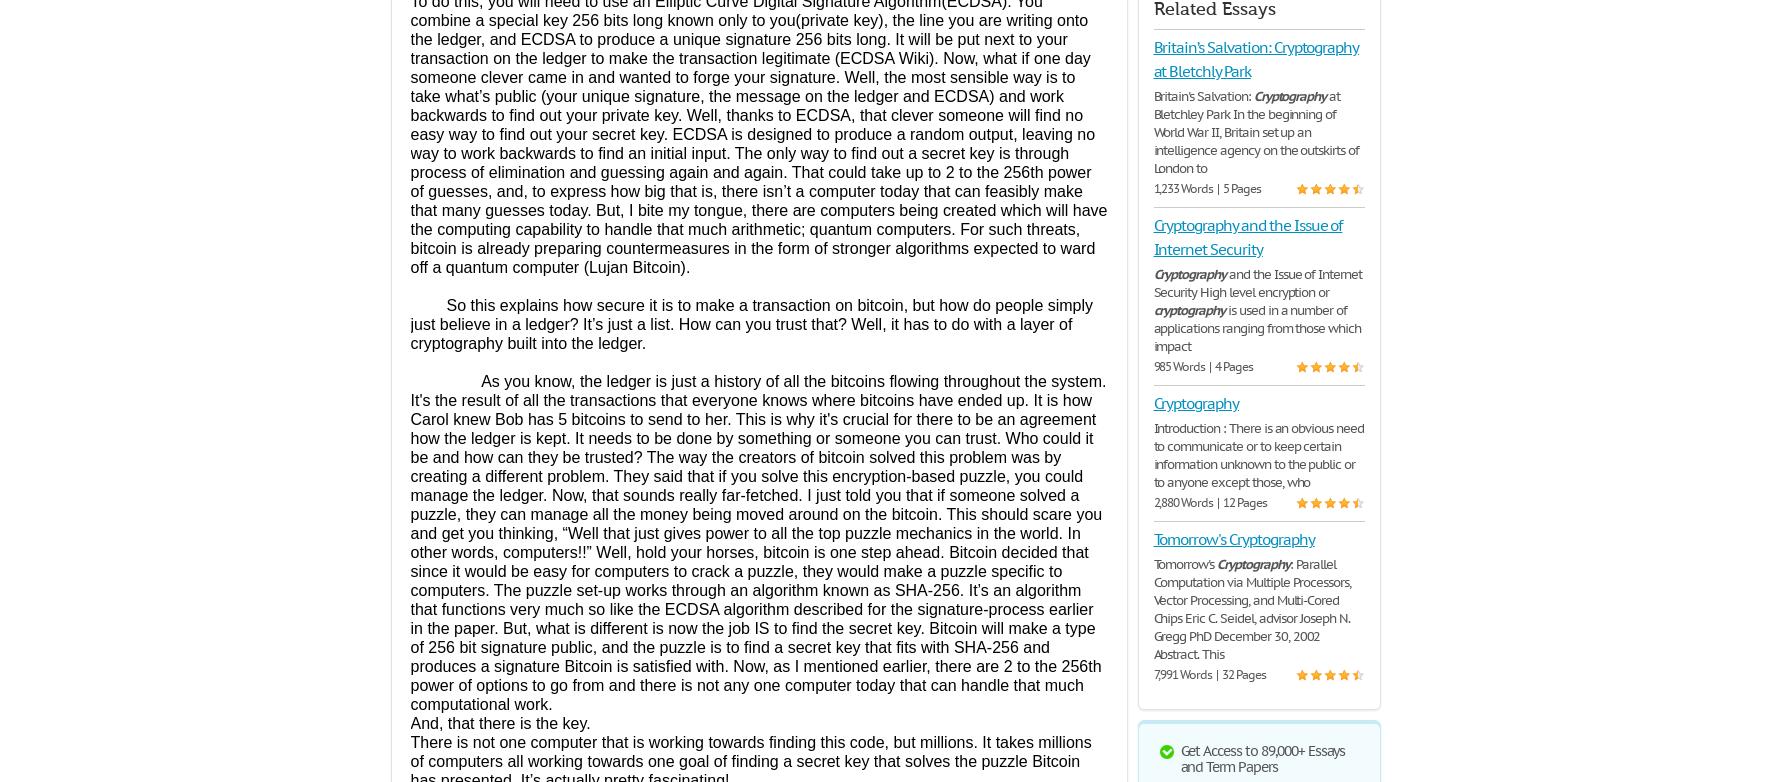 This screenshot has width=1771, height=782. I want to click on 'Tomorrow's', so click(1184, 564).